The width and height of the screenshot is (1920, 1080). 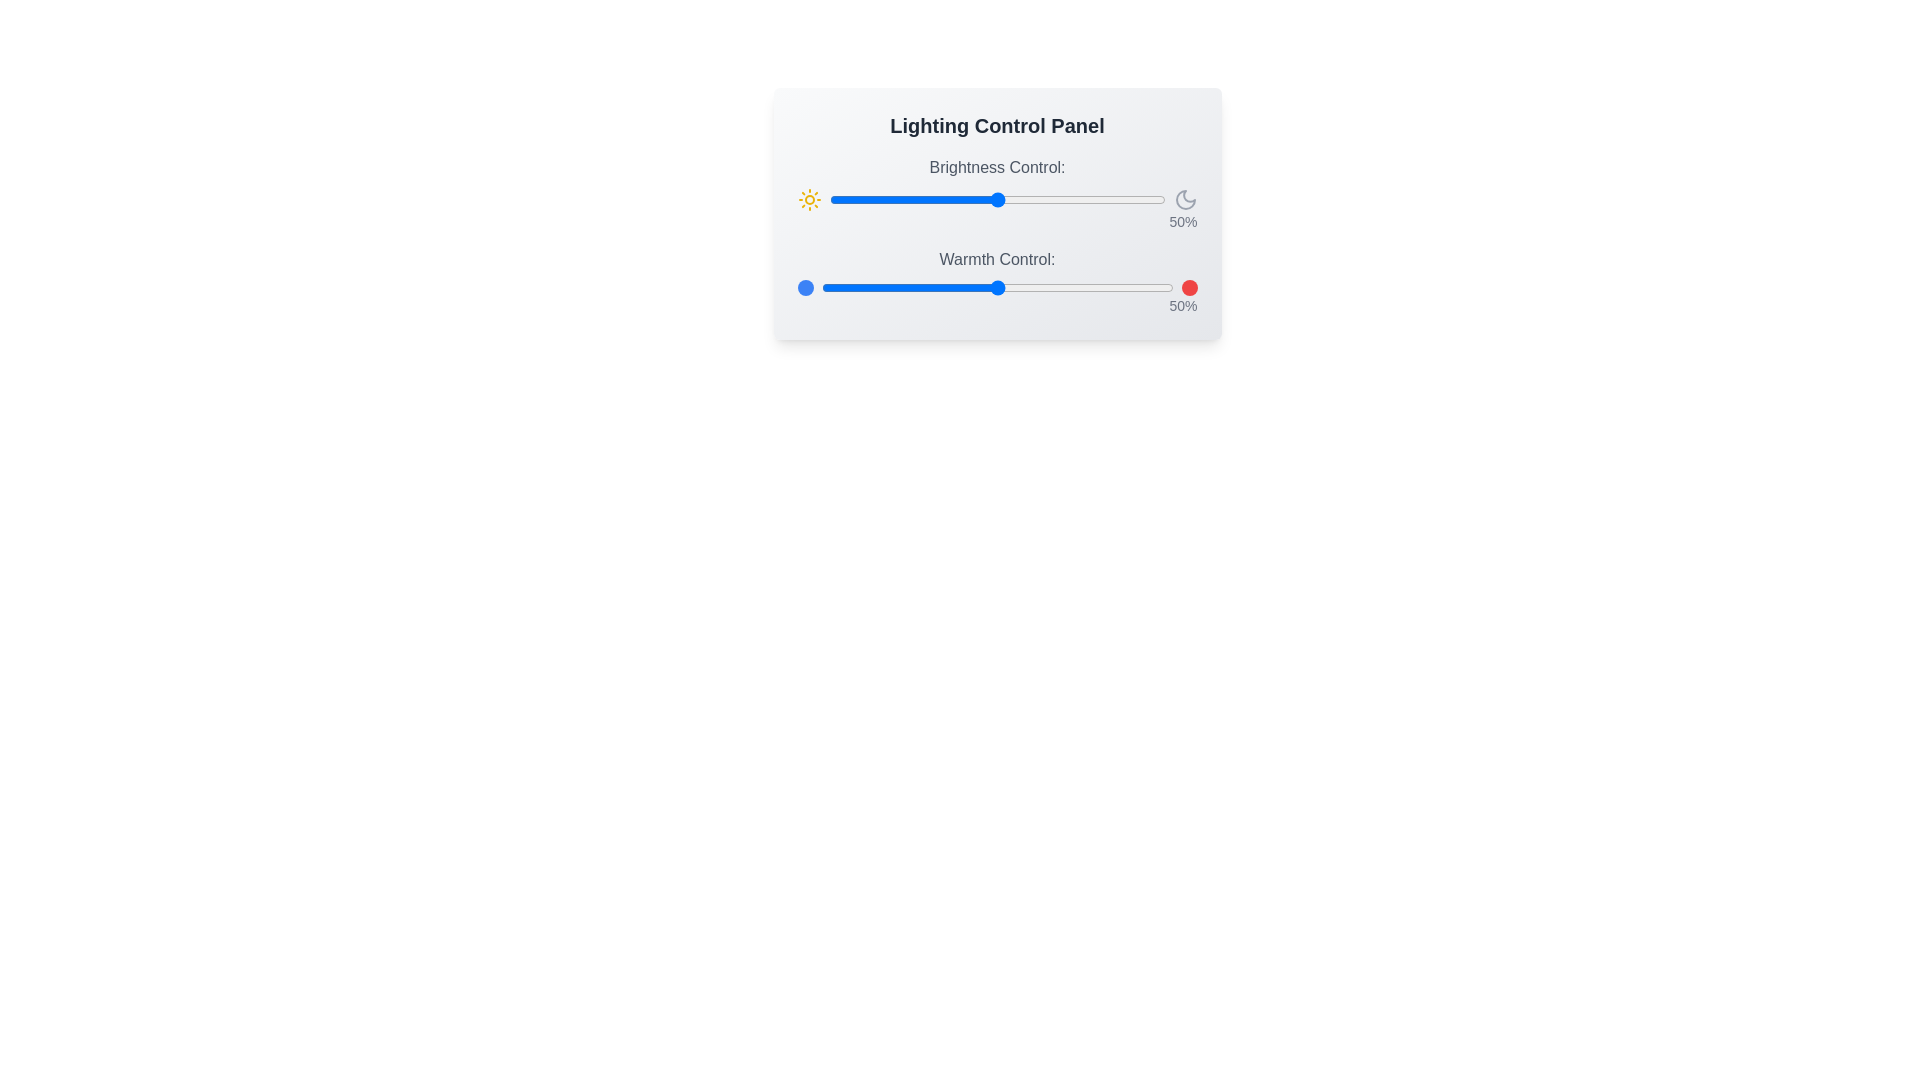 I want to click on brightness, so click(x=935, y=200).